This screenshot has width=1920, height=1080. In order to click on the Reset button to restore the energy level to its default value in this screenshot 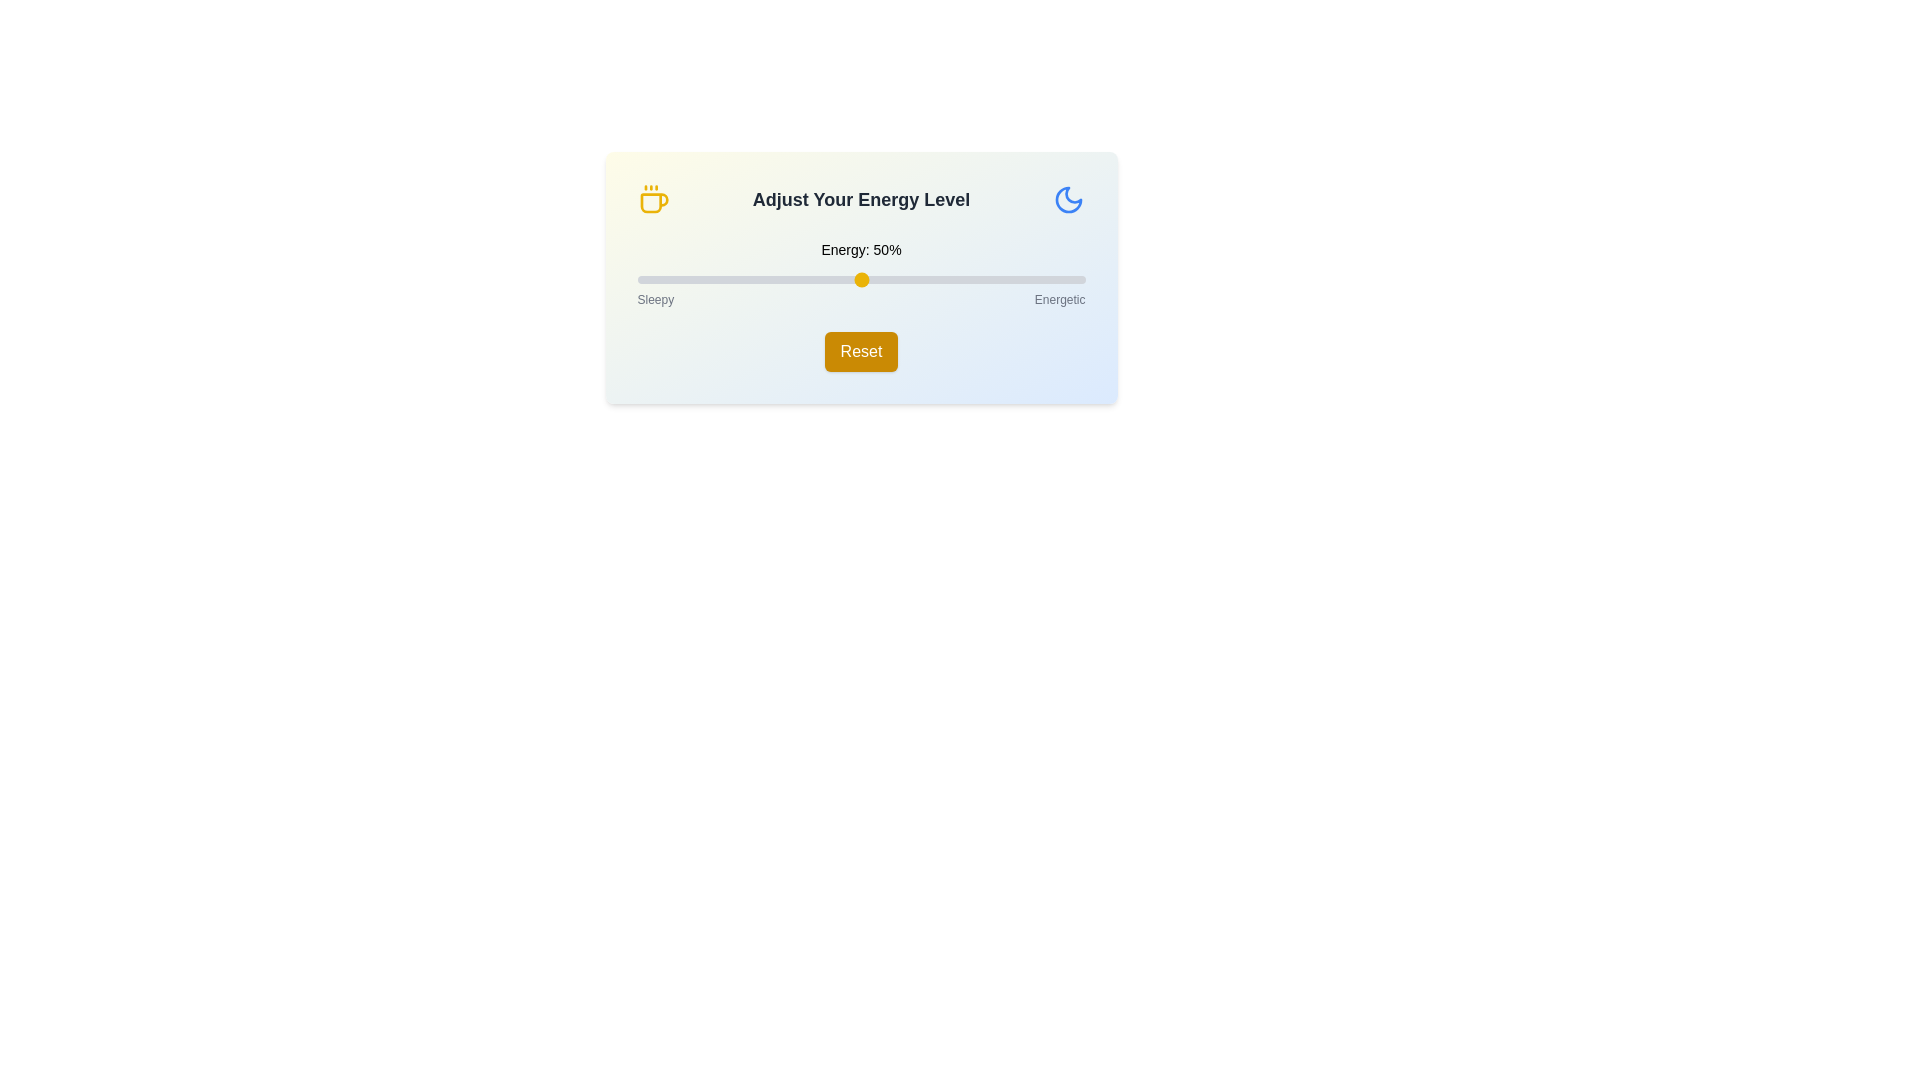, I will do `click(861, 350)`.